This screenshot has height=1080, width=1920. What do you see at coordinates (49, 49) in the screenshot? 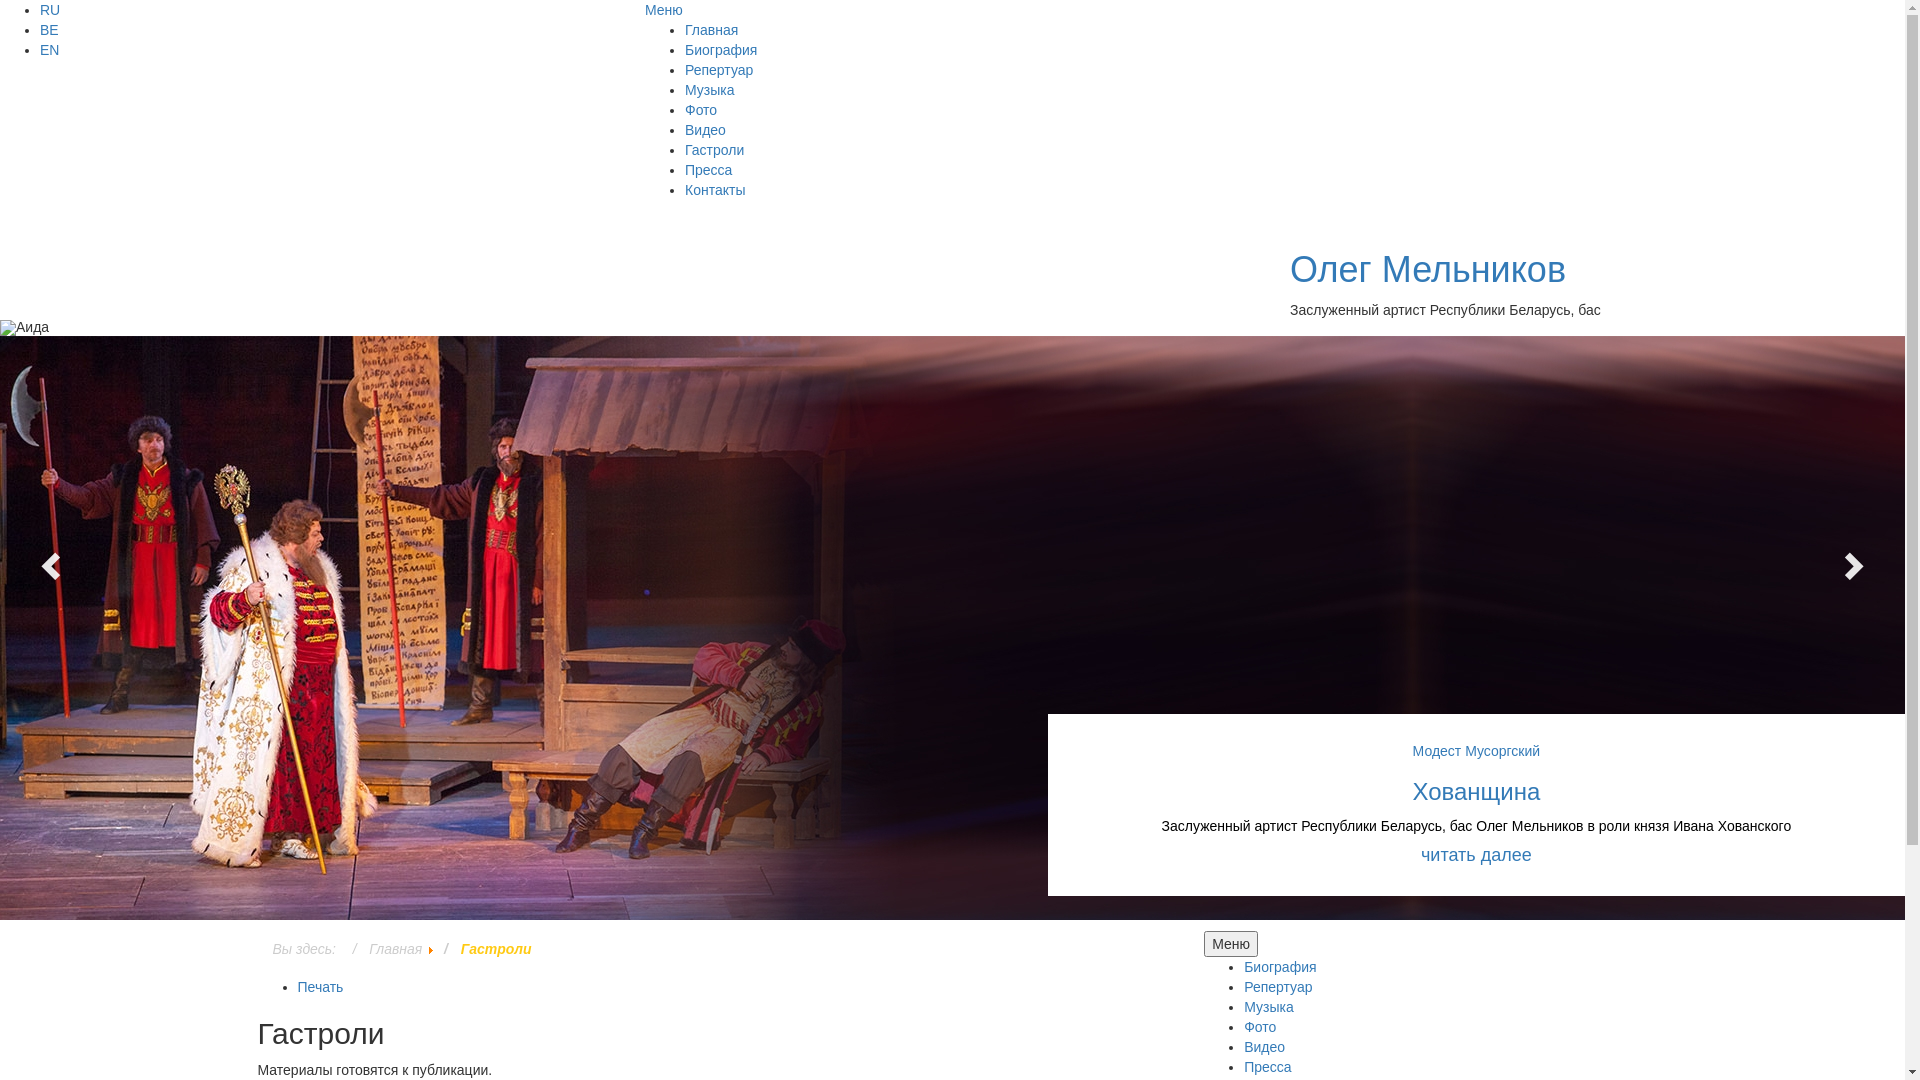
I see `'EN'` at bounding box center [49, 49].